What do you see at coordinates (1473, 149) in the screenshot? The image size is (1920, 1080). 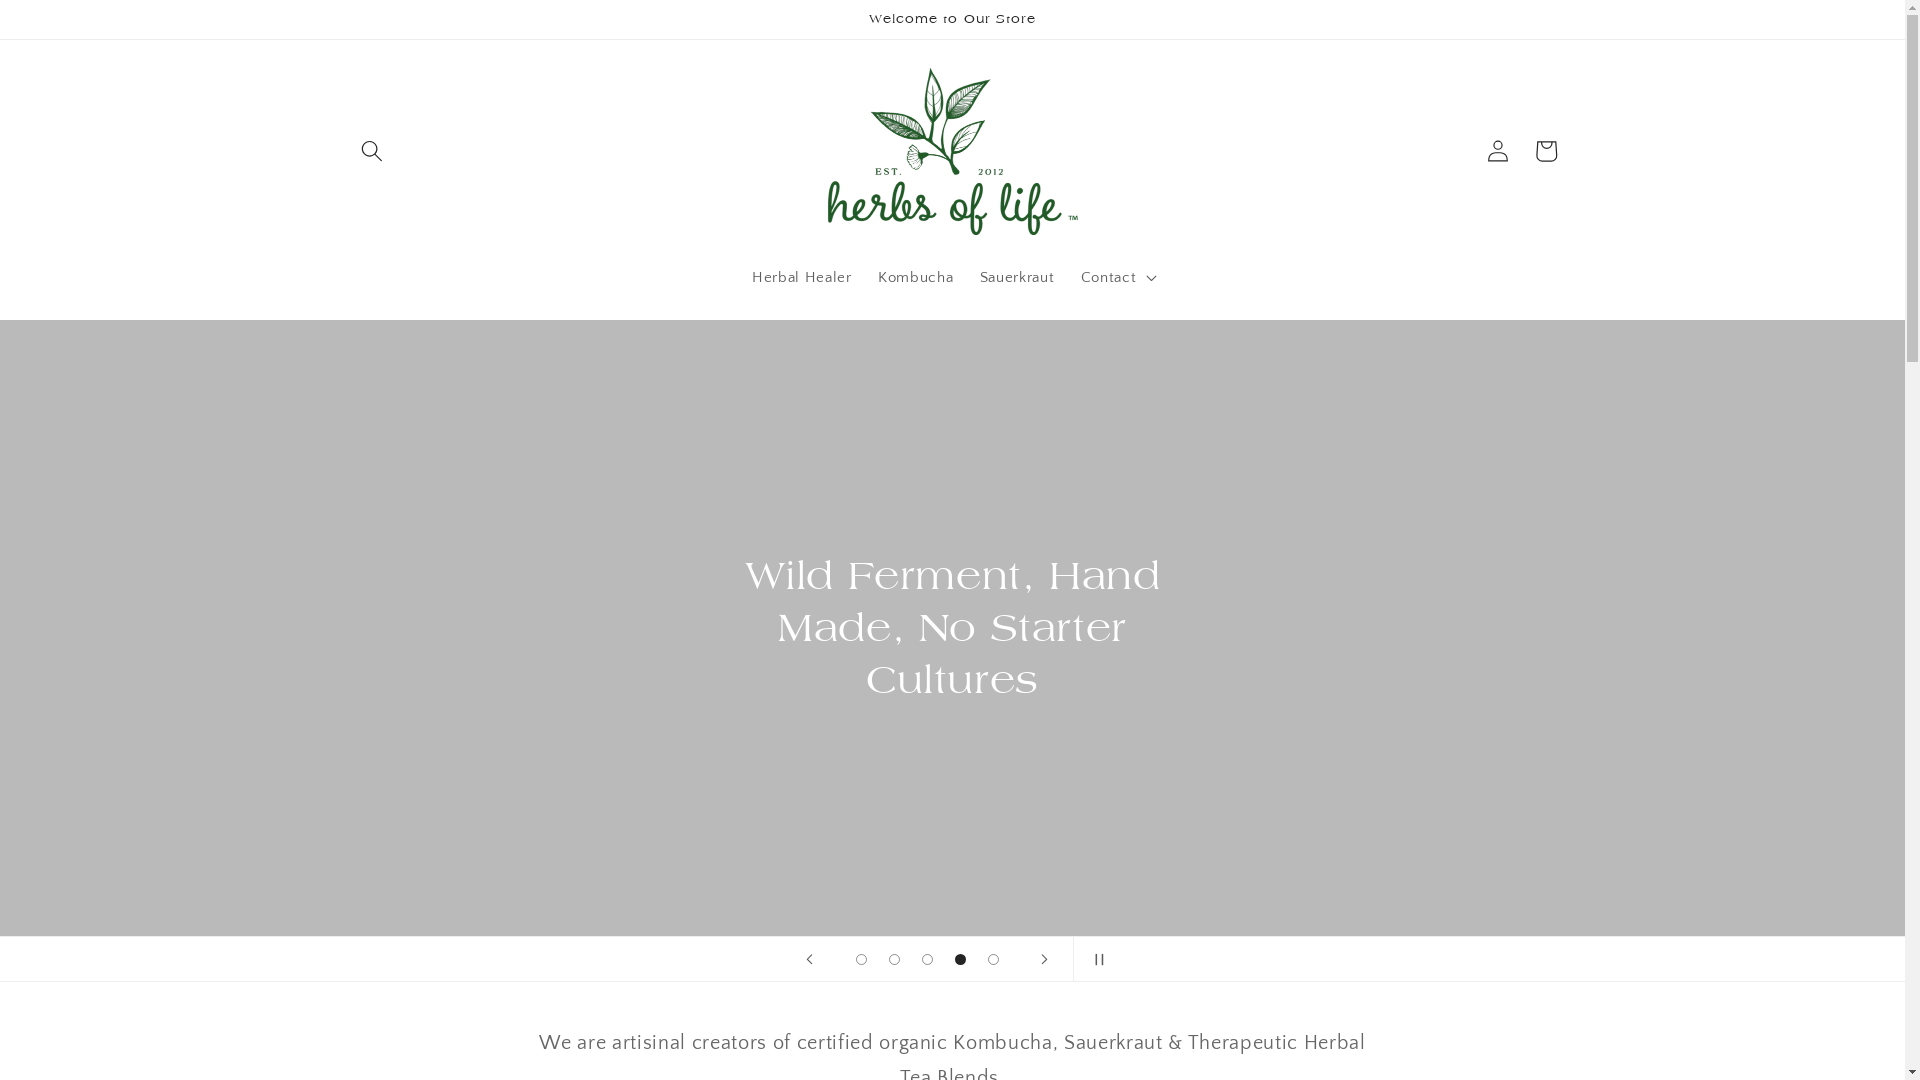 I see `'Log in'` at bounding box center [1473, 149].